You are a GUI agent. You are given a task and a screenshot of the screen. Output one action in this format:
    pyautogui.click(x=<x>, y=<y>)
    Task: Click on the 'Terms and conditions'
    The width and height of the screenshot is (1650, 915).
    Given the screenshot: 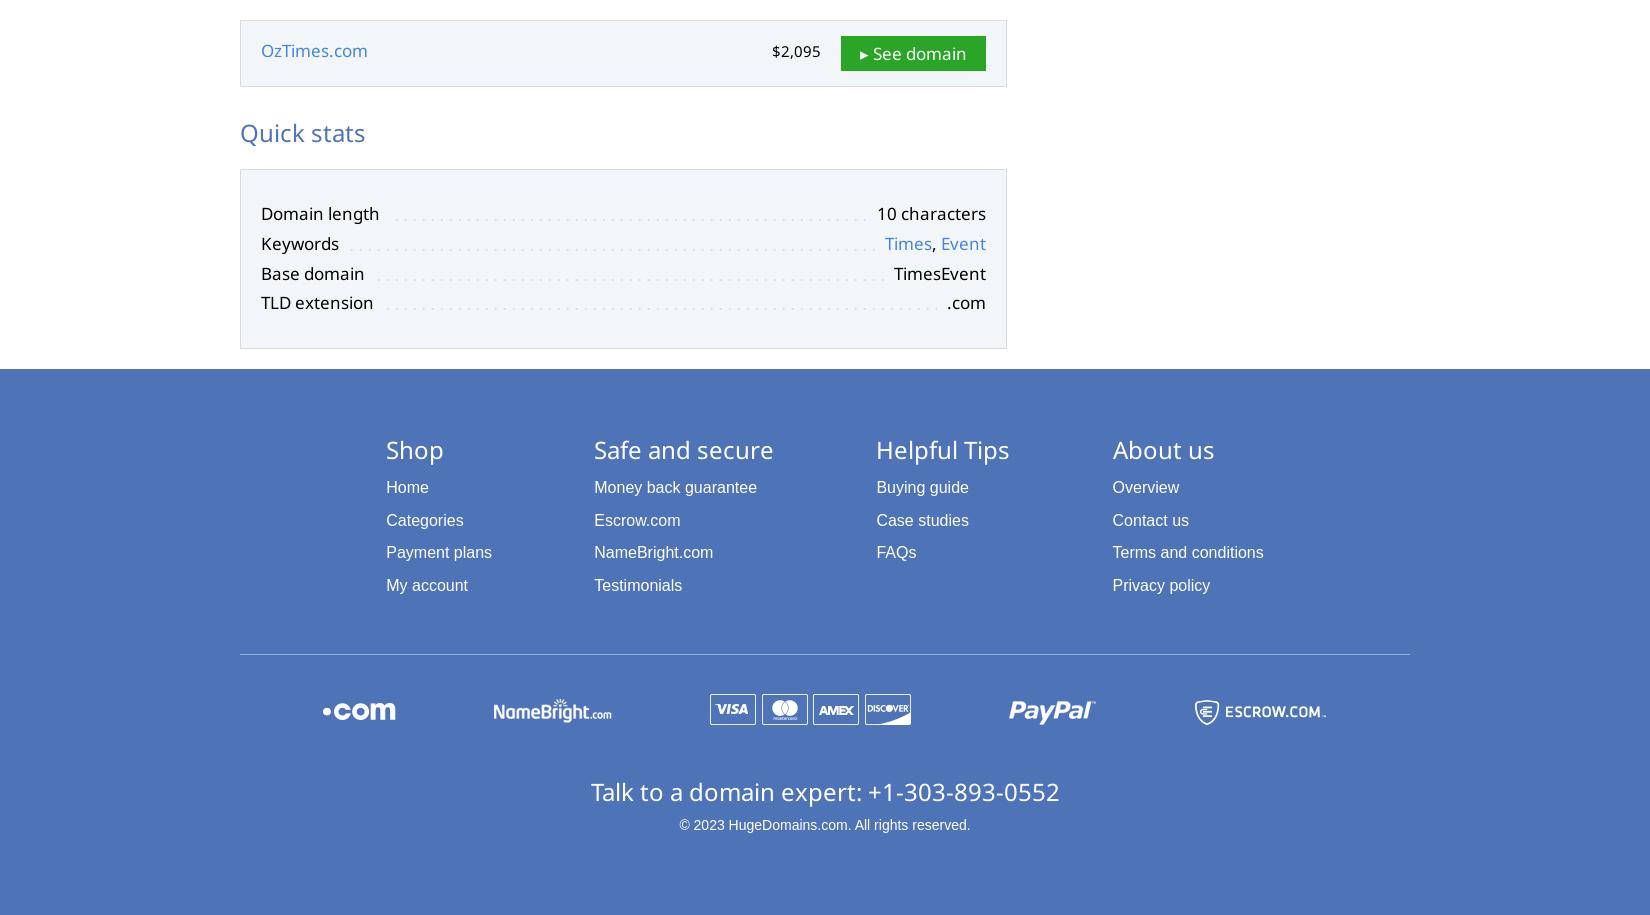 What is the action you would take?
    pyautogui.click(x=1187, y=552)
    